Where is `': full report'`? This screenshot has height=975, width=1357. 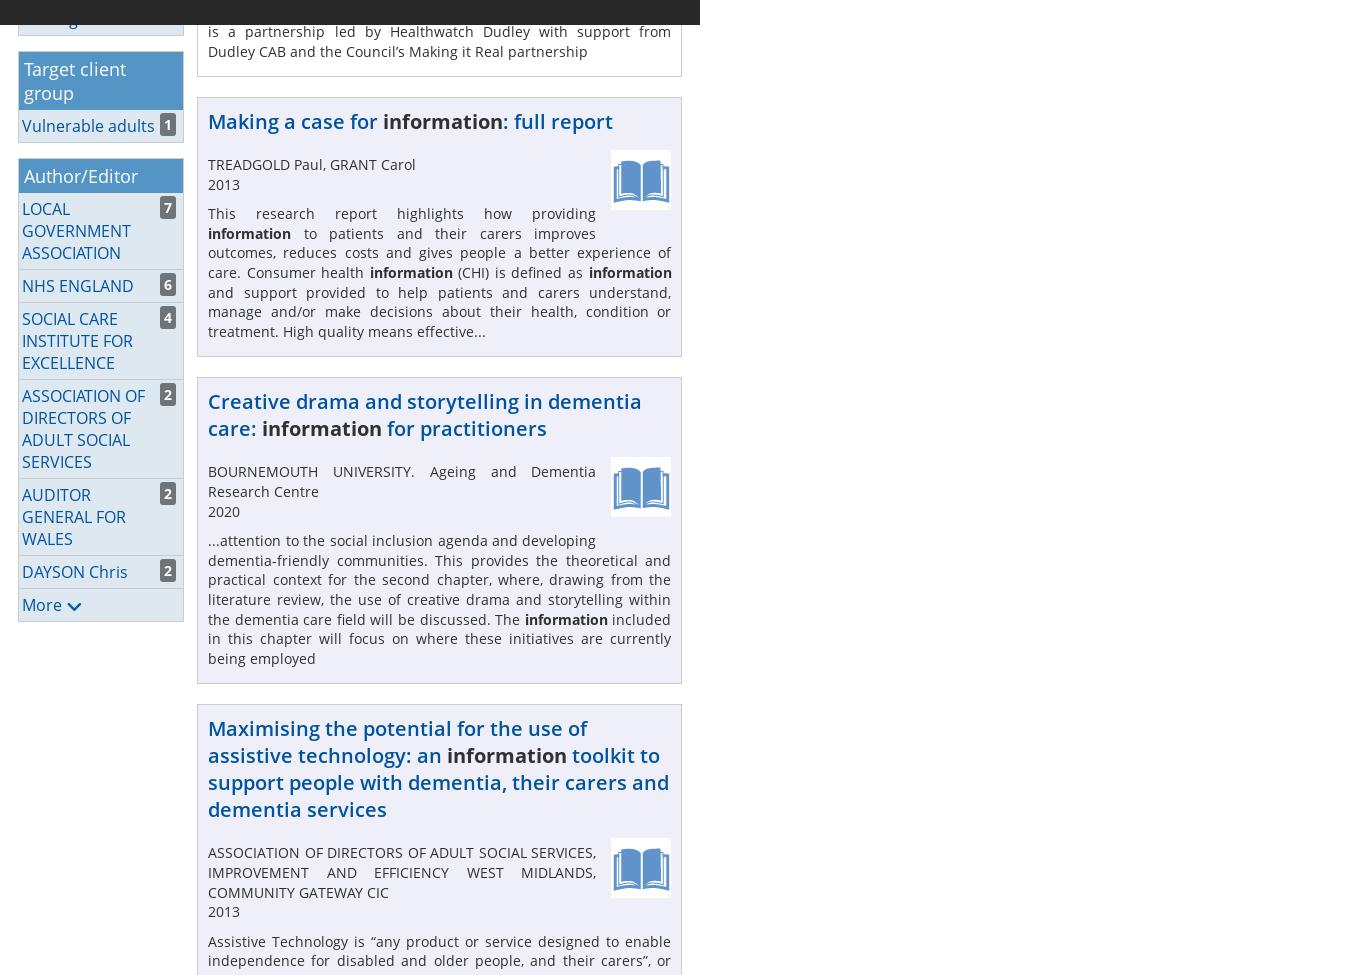
': full report' is located at coordinates (556, 120).